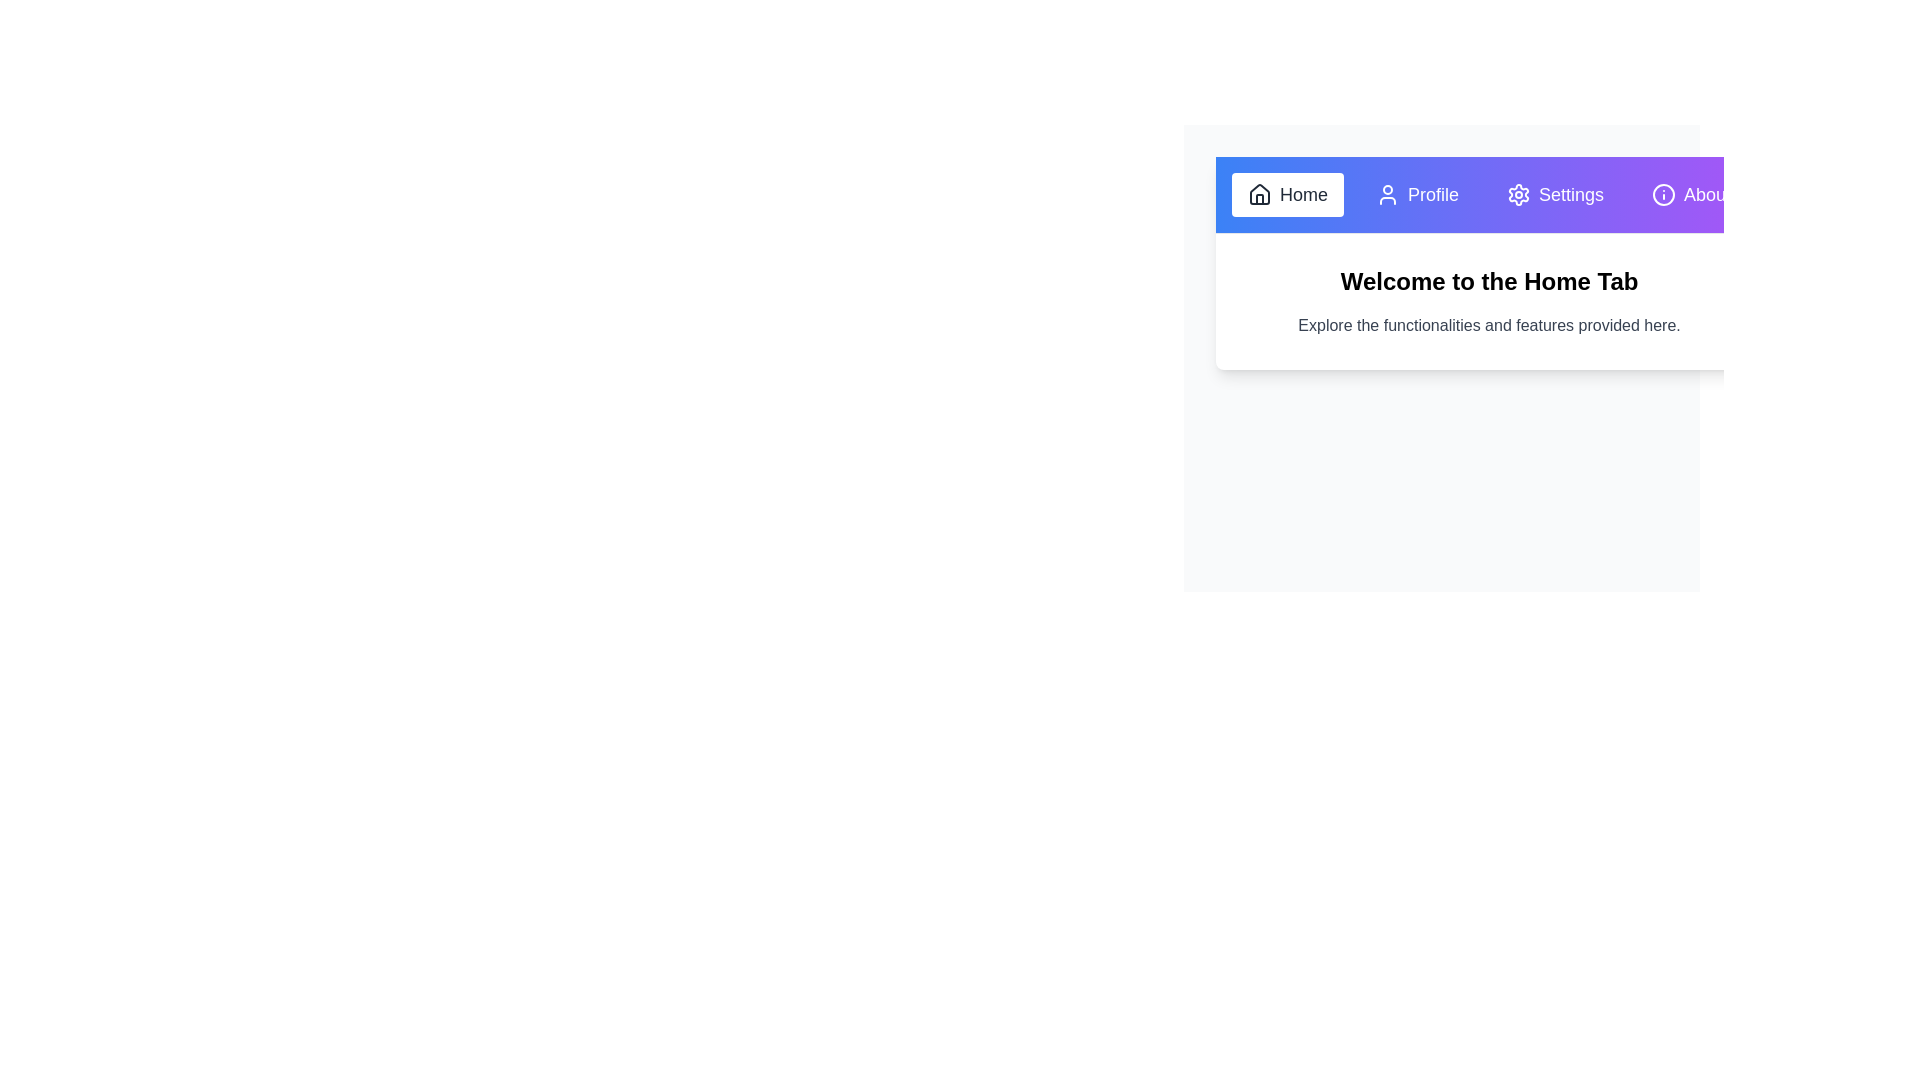 The image size is (1920, 1080). I want to click on the door icon of the house representation, which is a rectangular shape located at the bottom center of the house icon, so click(1258, 199).